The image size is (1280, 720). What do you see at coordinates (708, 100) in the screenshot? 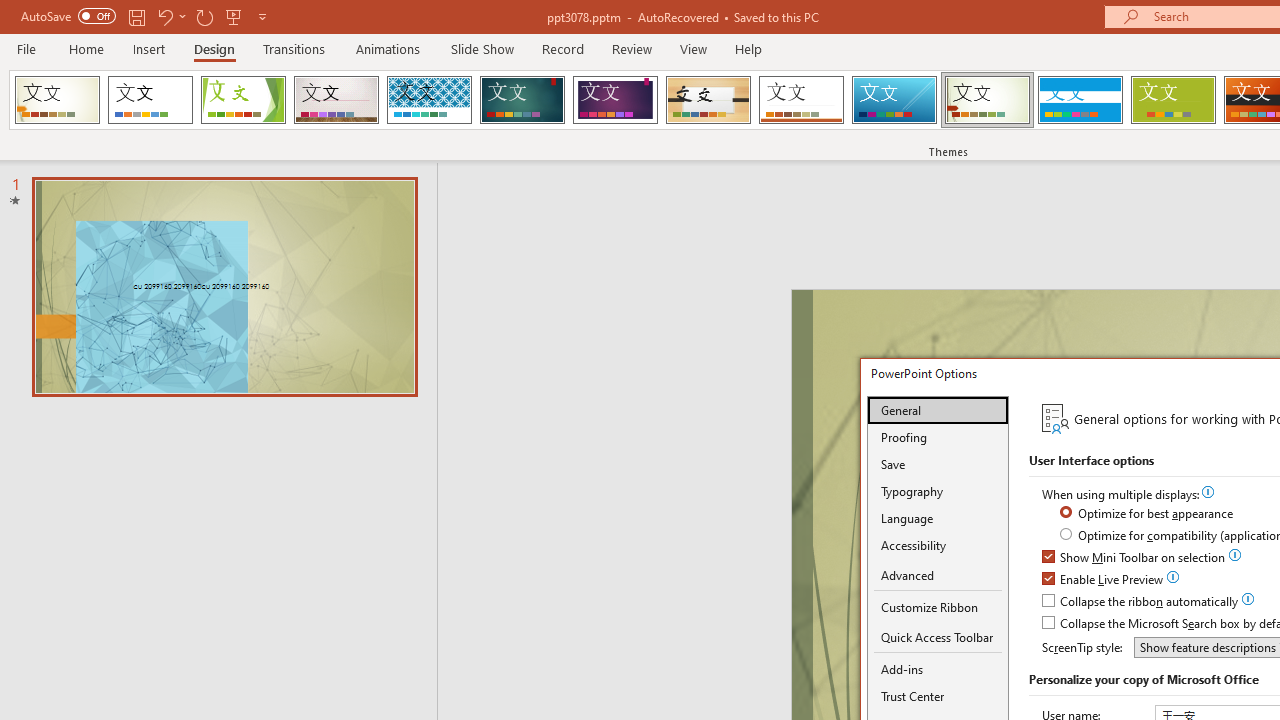
I see `'Organic Loading Preview...'` at bounding box center [708, 100].